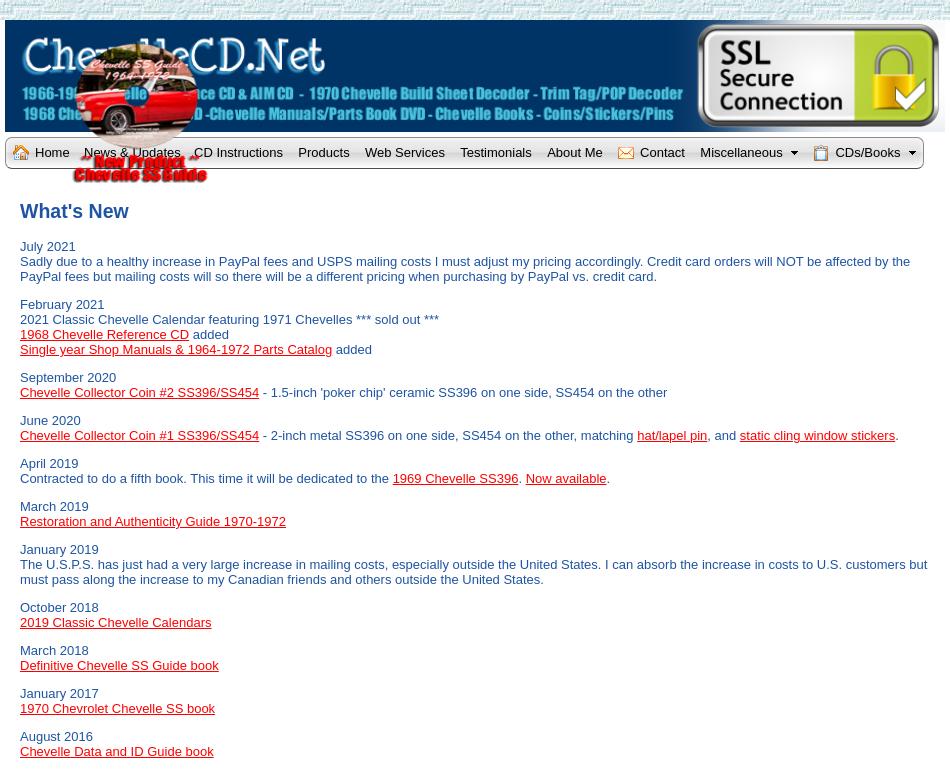 The width and height of the screenshot is (950, 769). What do you see at coordinates (565, 477) in the screenshot?
I see `'Now available'` at bounding box center [565, 477].